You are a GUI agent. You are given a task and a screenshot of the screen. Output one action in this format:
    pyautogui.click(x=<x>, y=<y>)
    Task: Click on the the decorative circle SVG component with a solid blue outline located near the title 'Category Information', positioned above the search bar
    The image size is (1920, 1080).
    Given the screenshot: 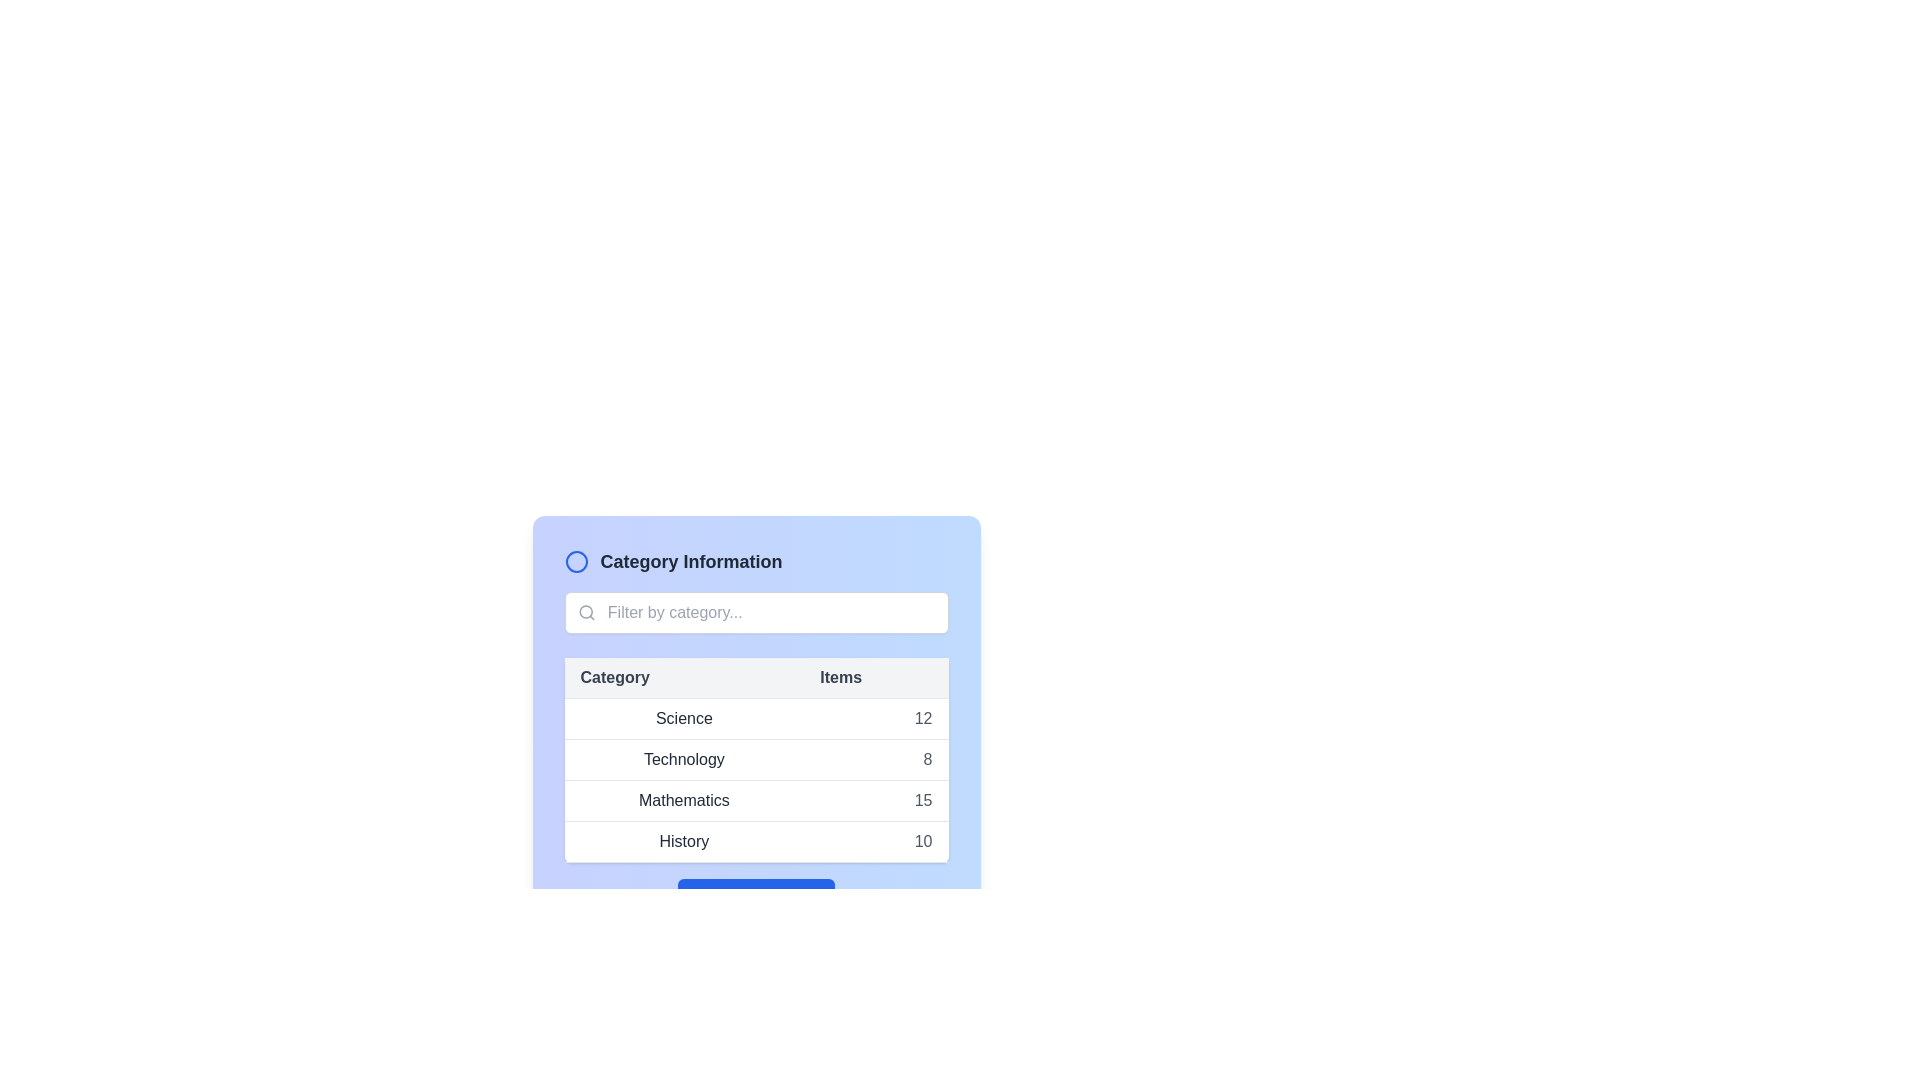 What is the action you would take?
    pyautogui.click(x=575, y=562)
    